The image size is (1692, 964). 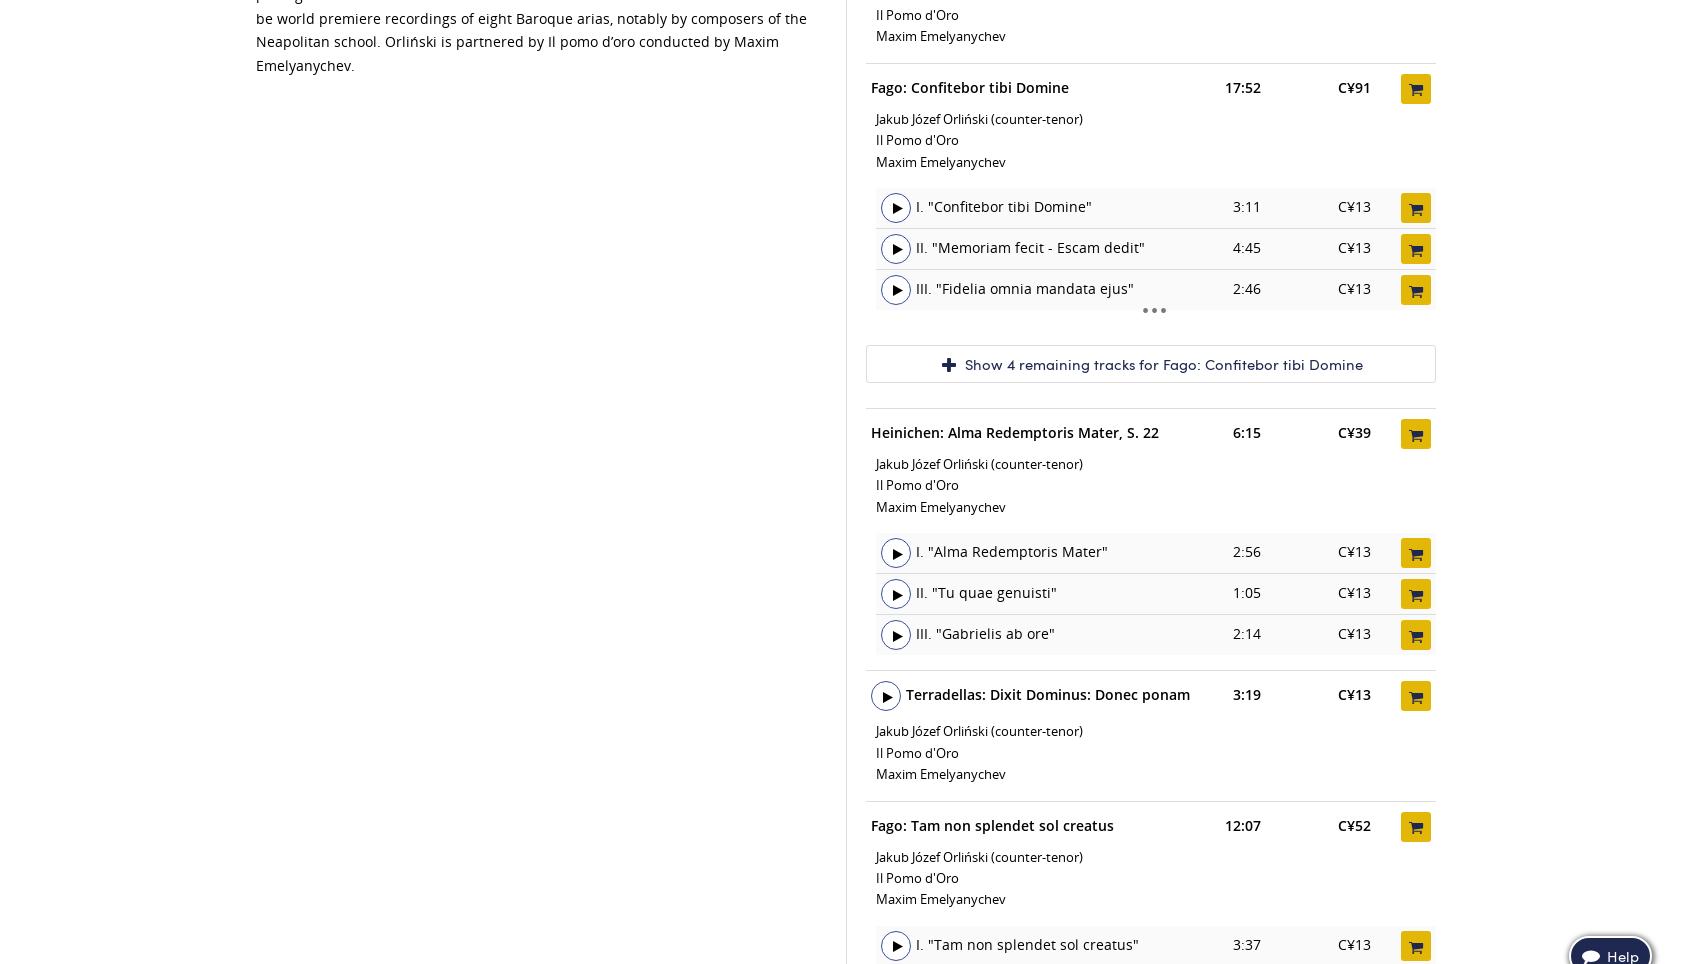 I want to click on 'C¥39', so click(x=1353, y=430).